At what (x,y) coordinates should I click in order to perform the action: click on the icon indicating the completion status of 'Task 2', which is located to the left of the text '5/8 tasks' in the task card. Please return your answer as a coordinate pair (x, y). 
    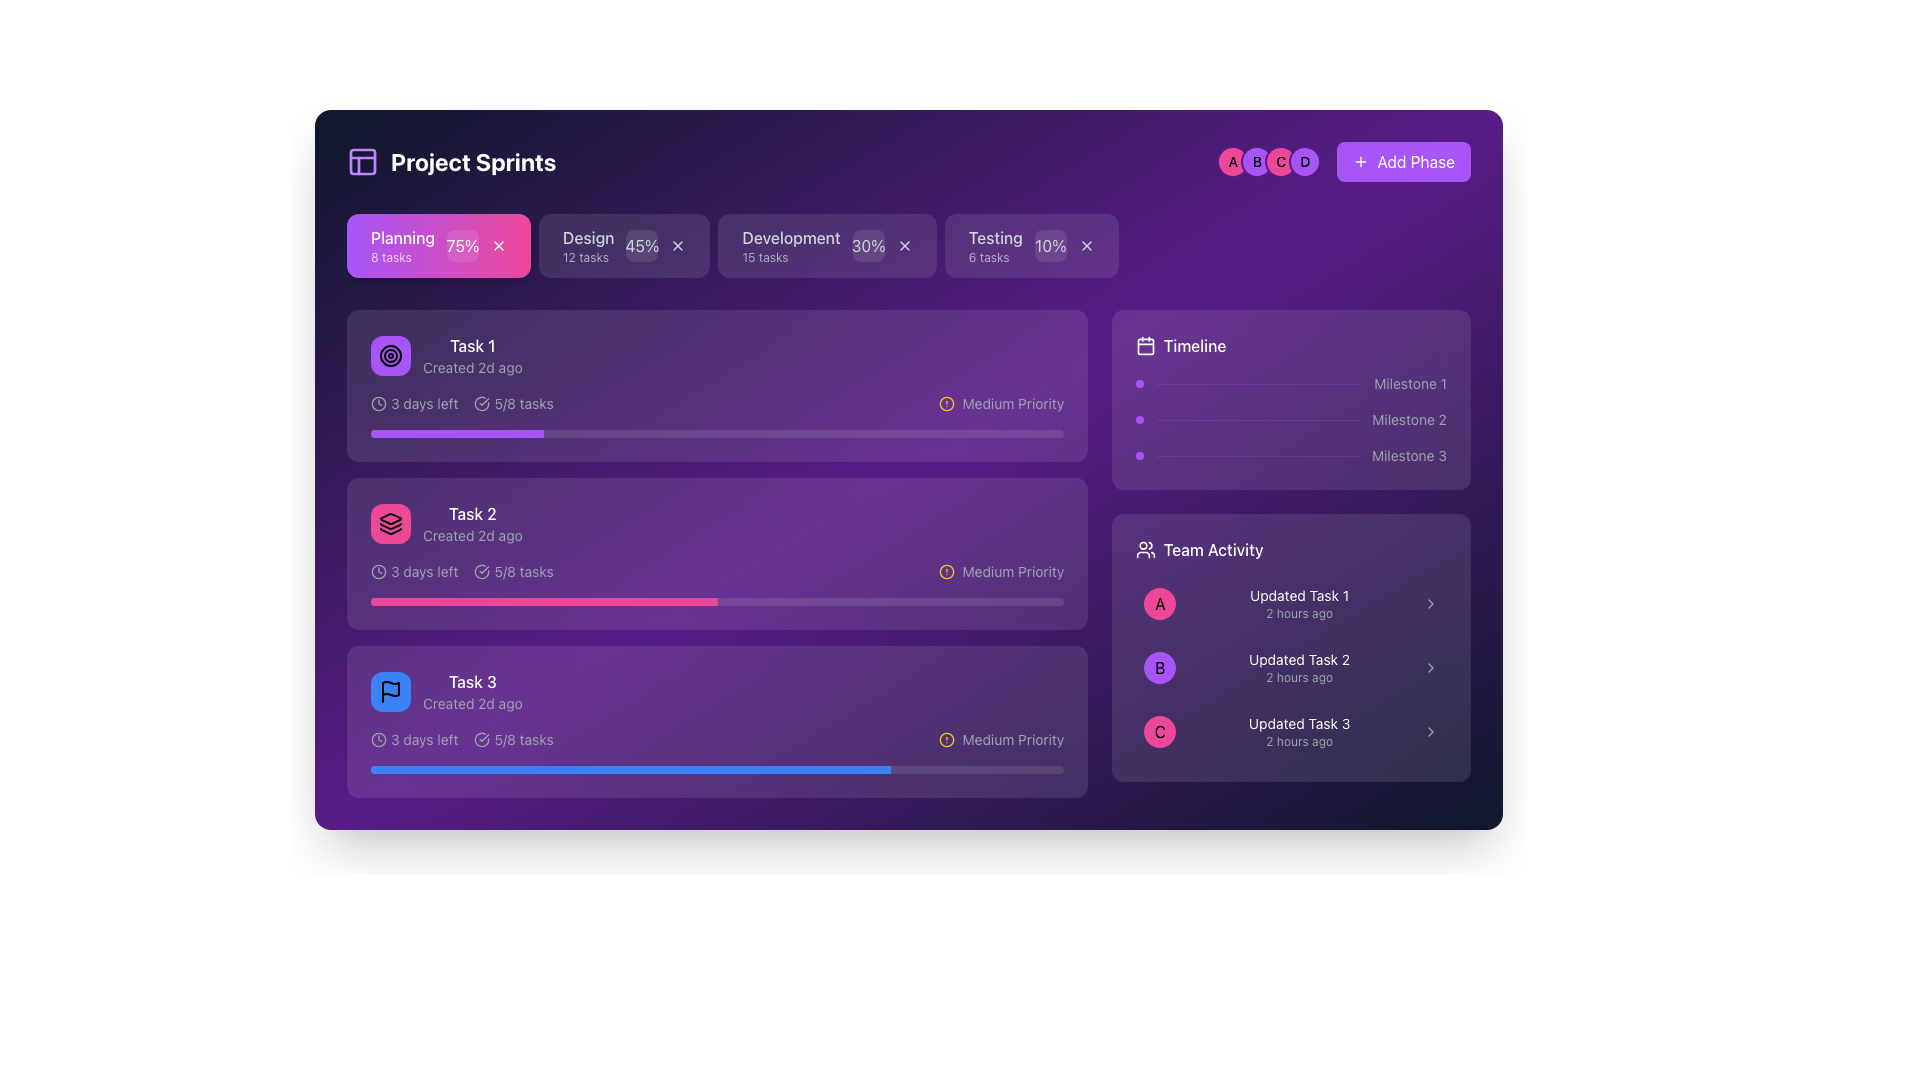
    Looking at the image, I should click on (482, 571).